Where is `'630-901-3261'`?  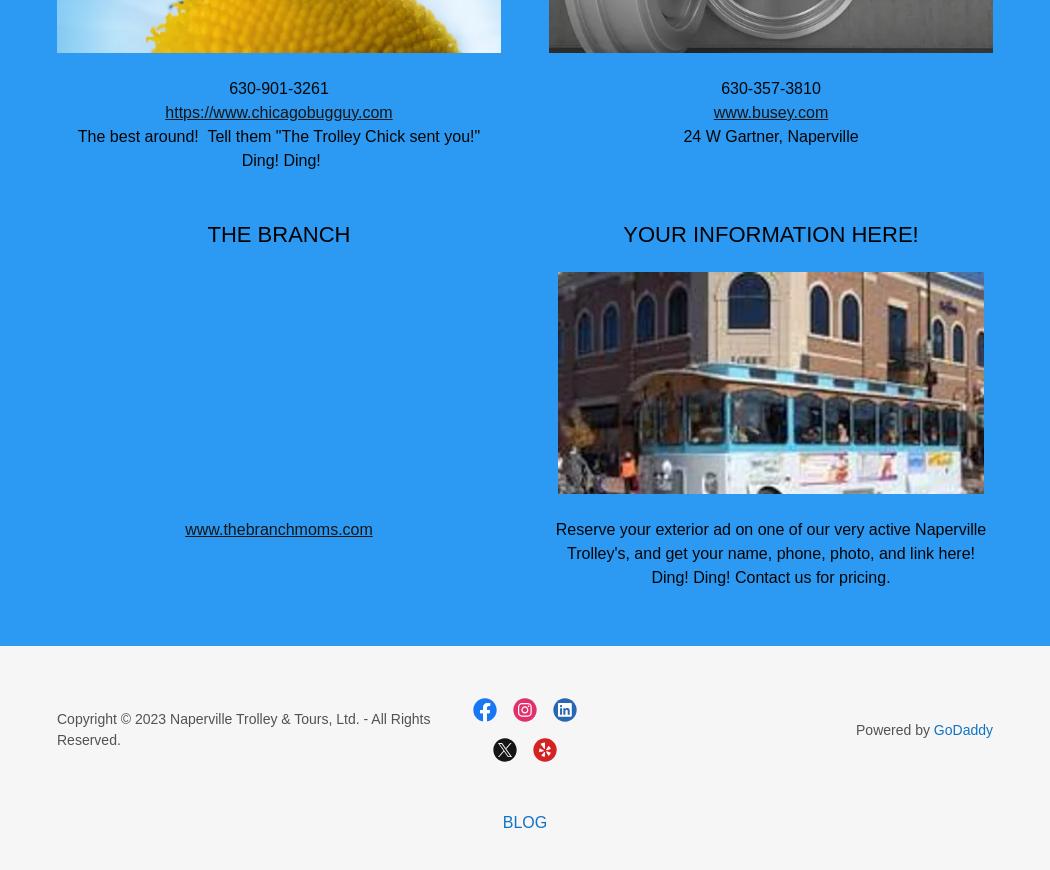
'630-901-3261' is located at coordinates (229, 86).